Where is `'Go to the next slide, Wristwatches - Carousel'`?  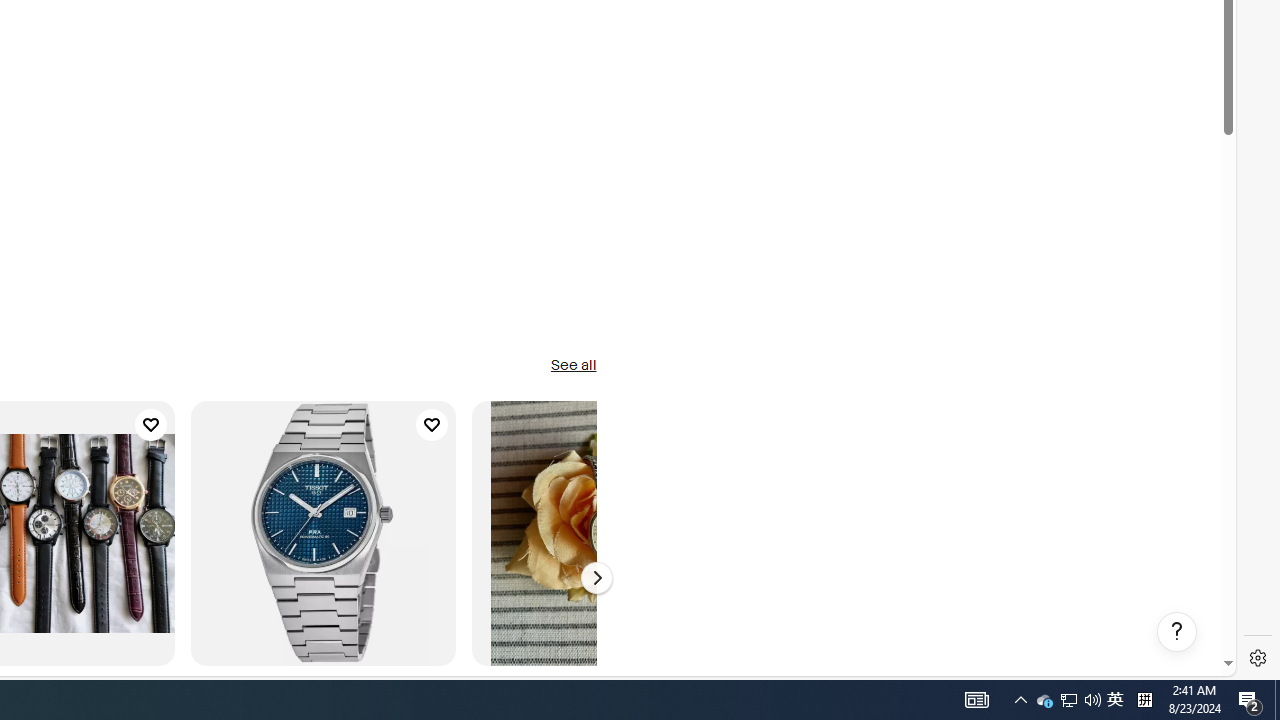 'Go to the next slide, Wristwatches - Carousel' is located at coordinates (595, 578).